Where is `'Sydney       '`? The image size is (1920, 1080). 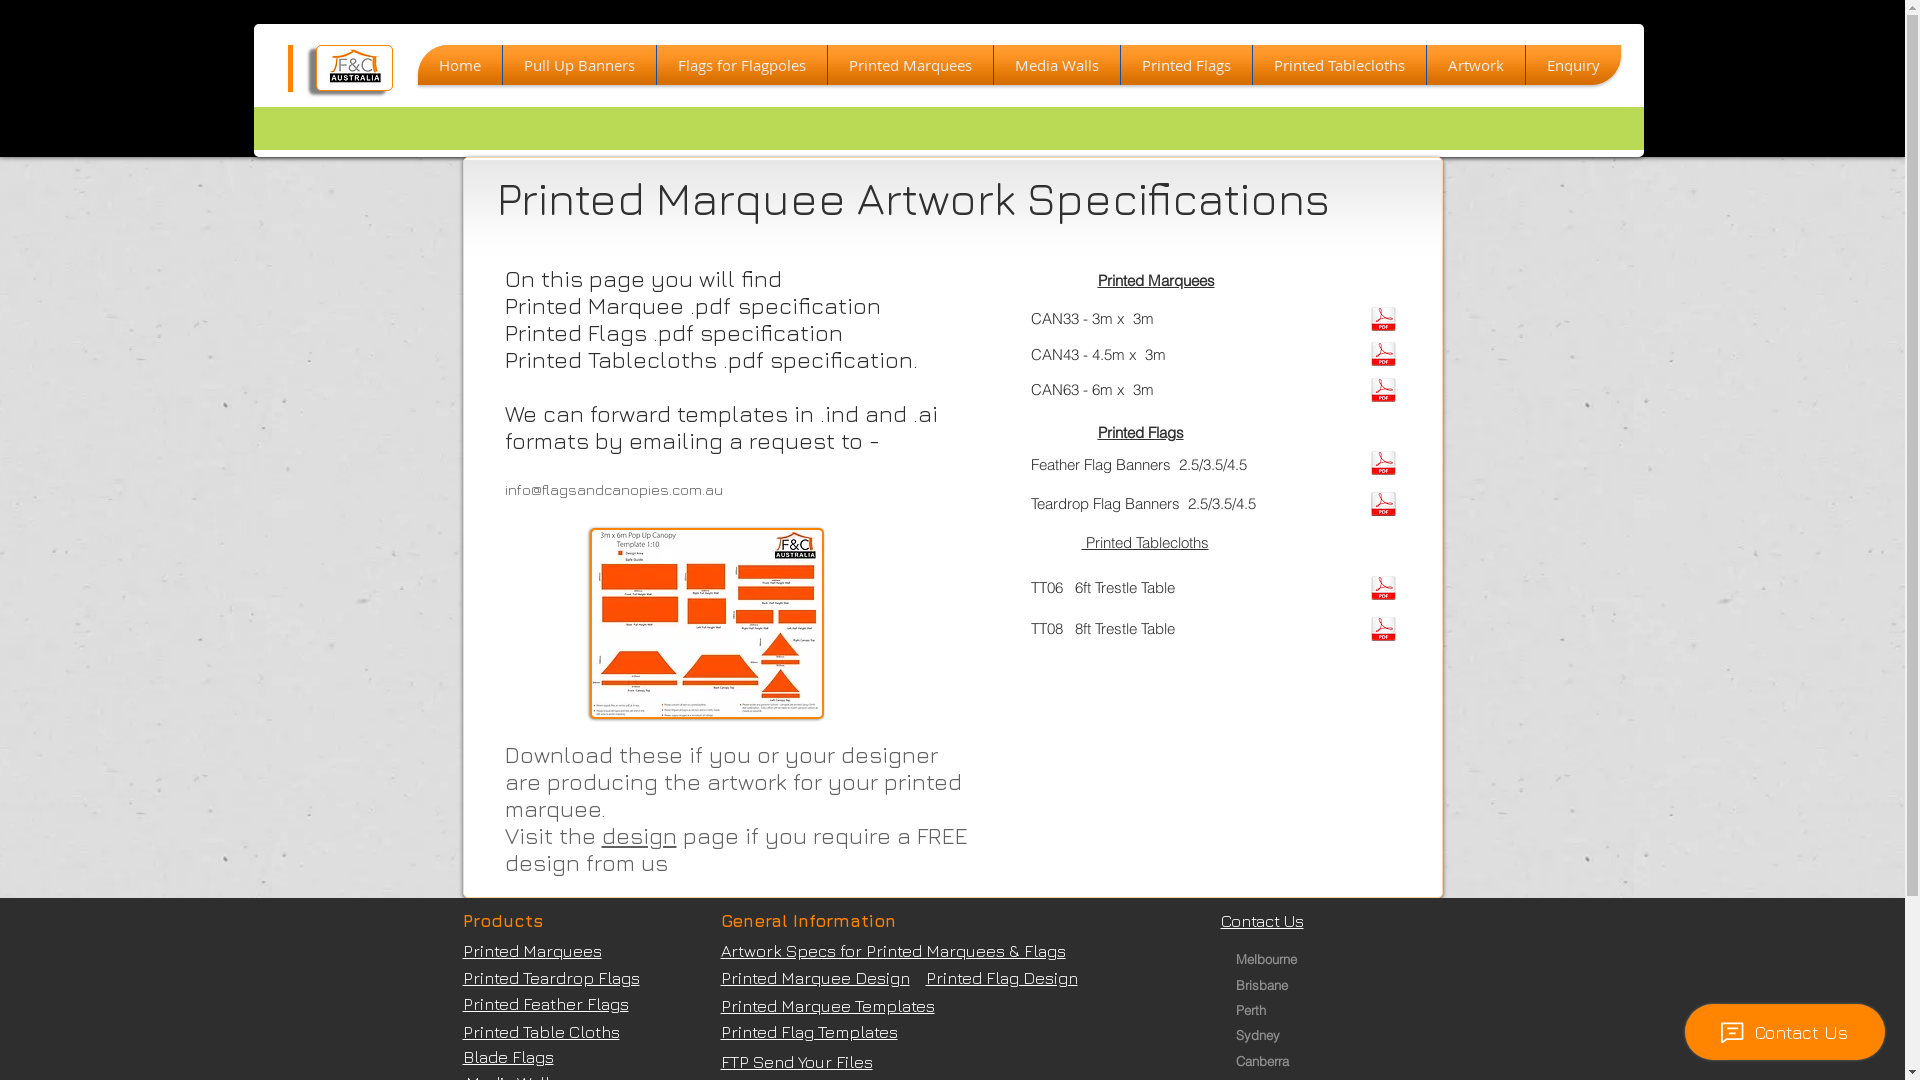
'Sydney       ' is located at coordinates (1235, 1034).